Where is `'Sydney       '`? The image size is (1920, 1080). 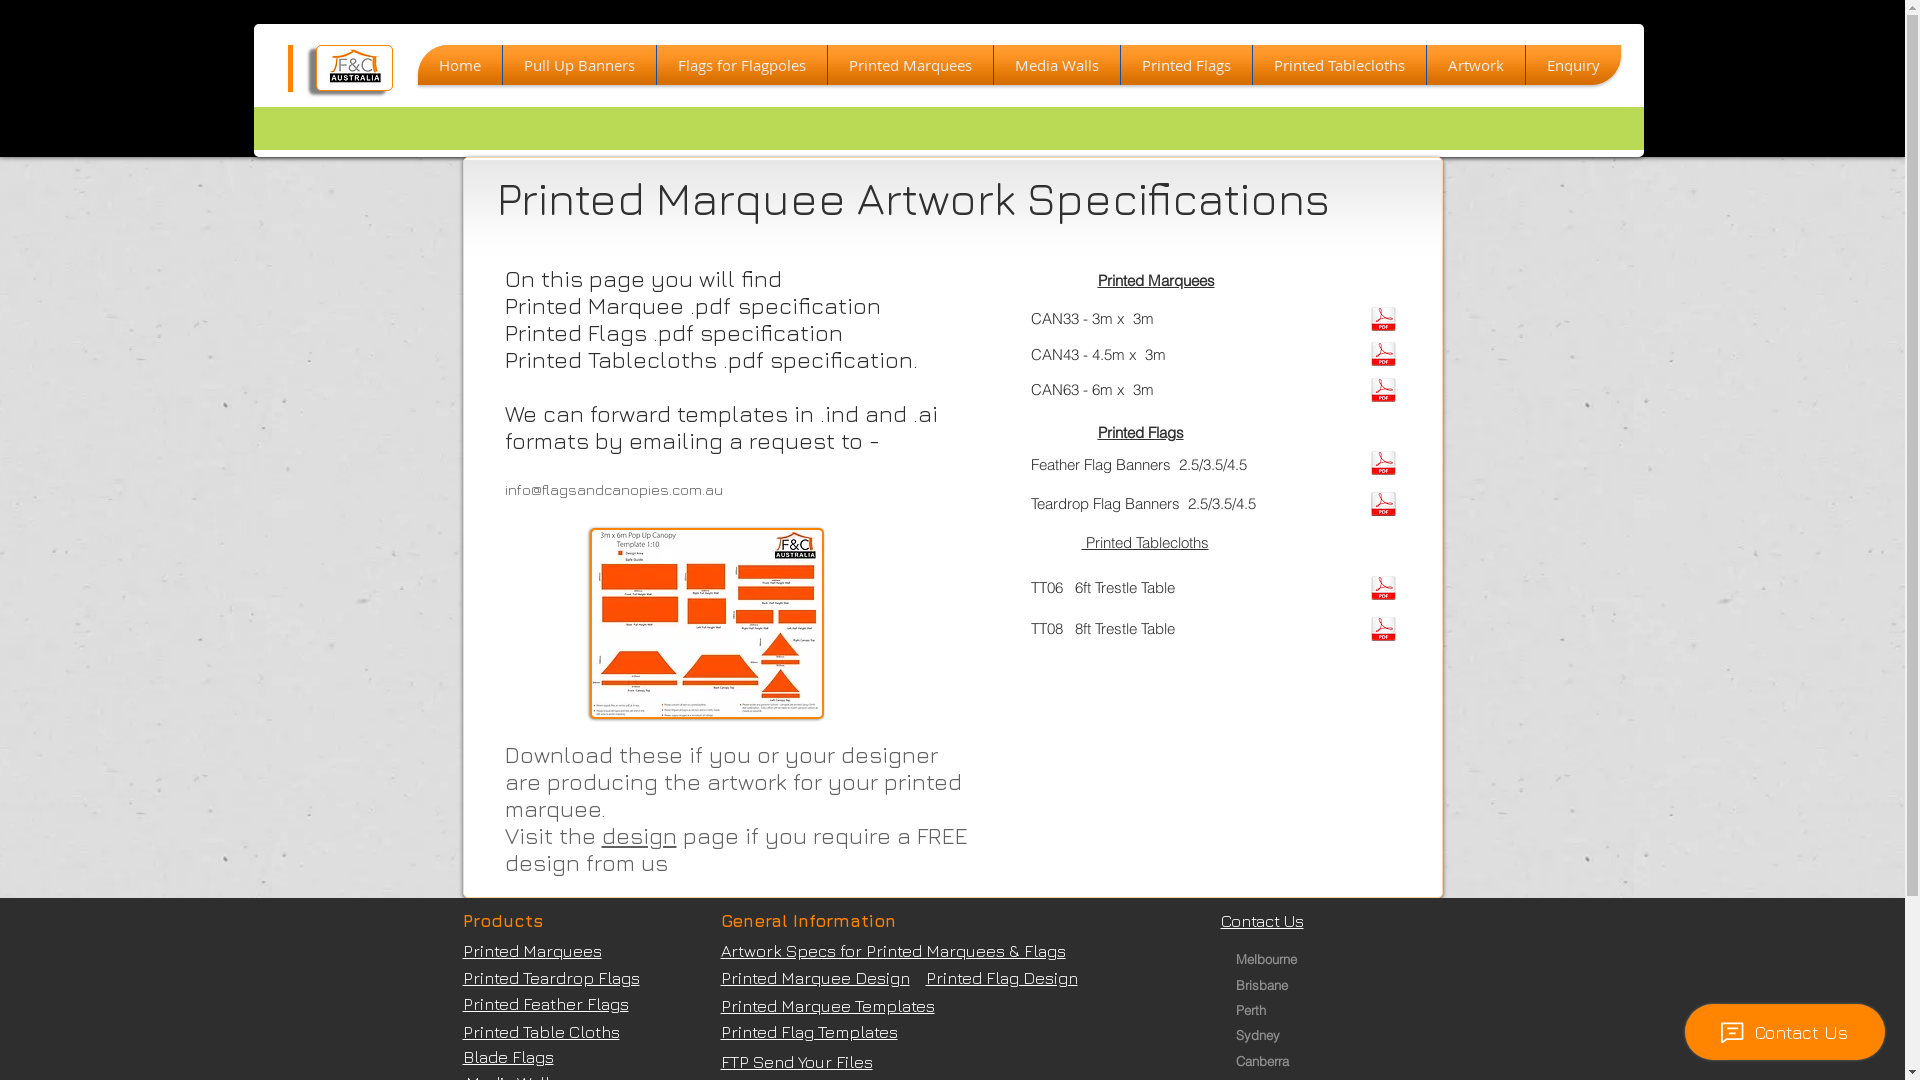
'Sydney       ' is located at coordinates (1235, 1034).